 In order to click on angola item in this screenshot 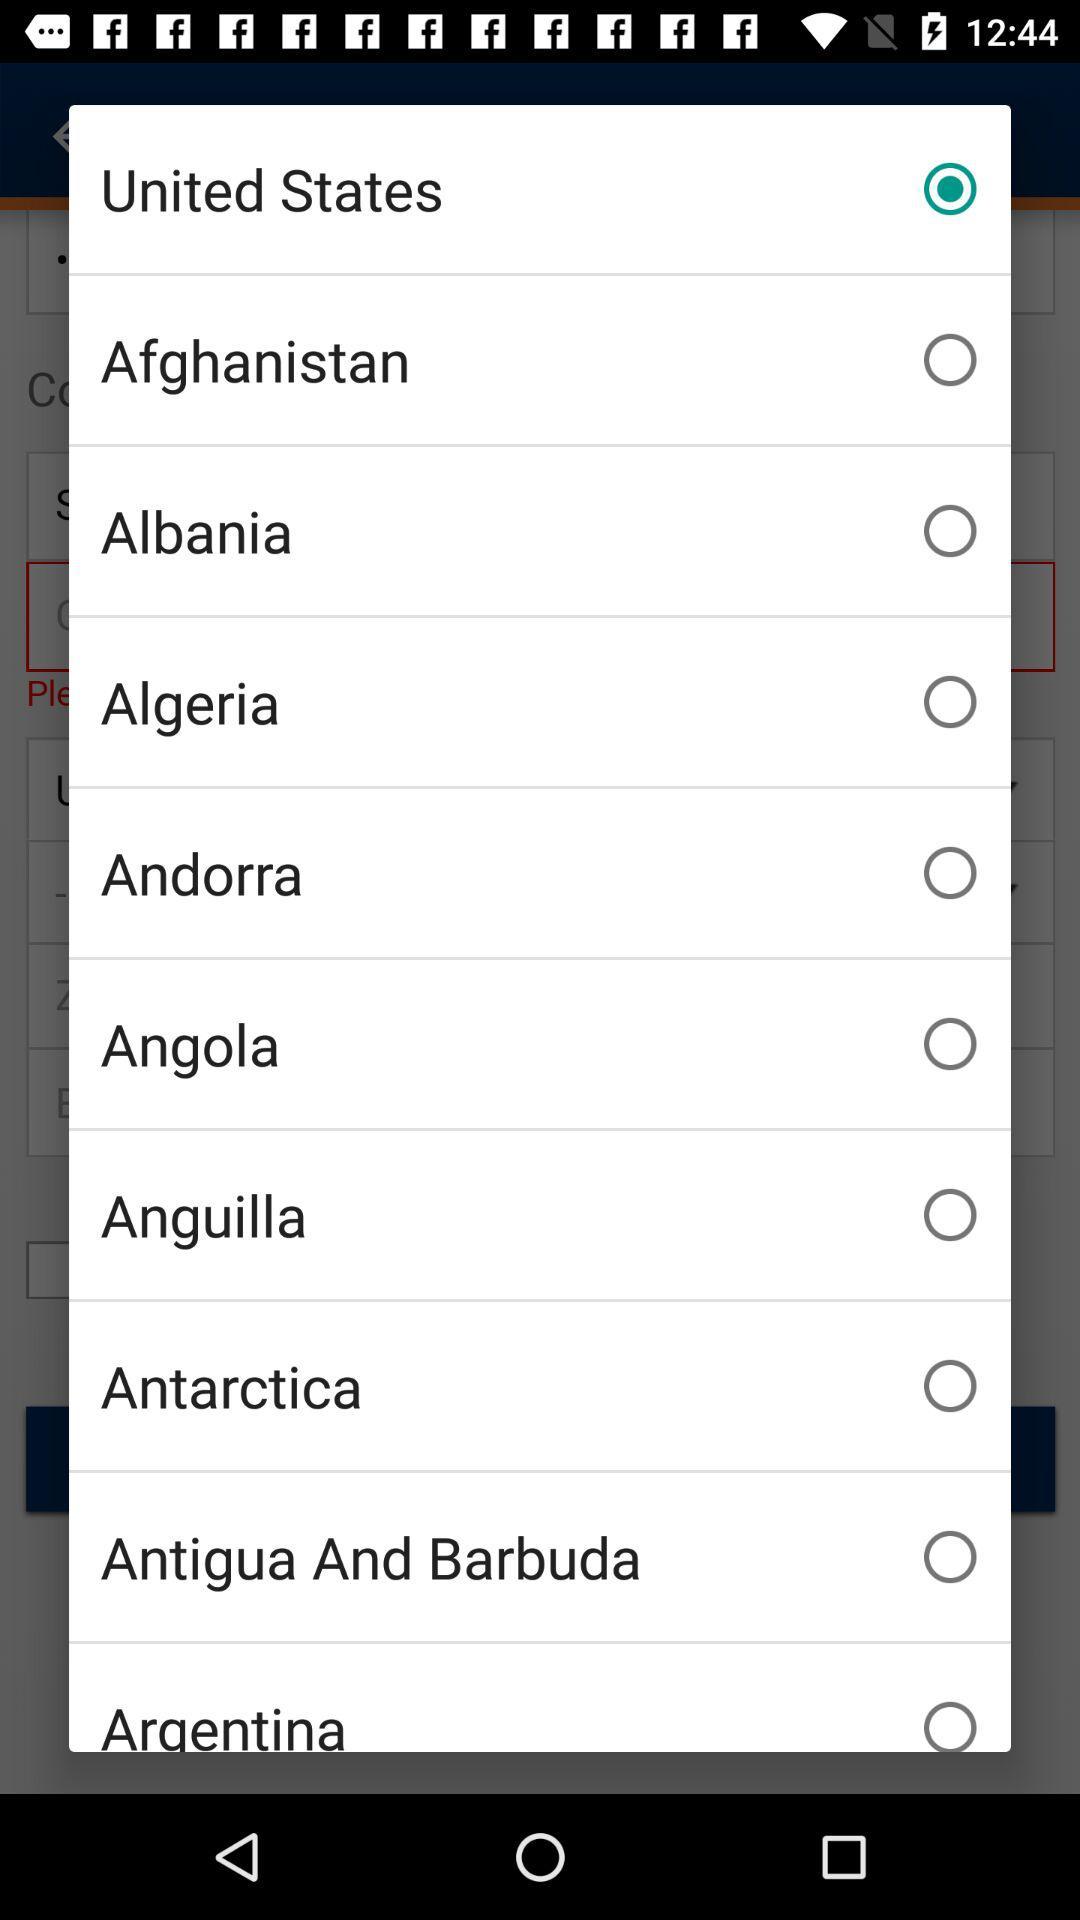, I will do `click(540, 1042)`.